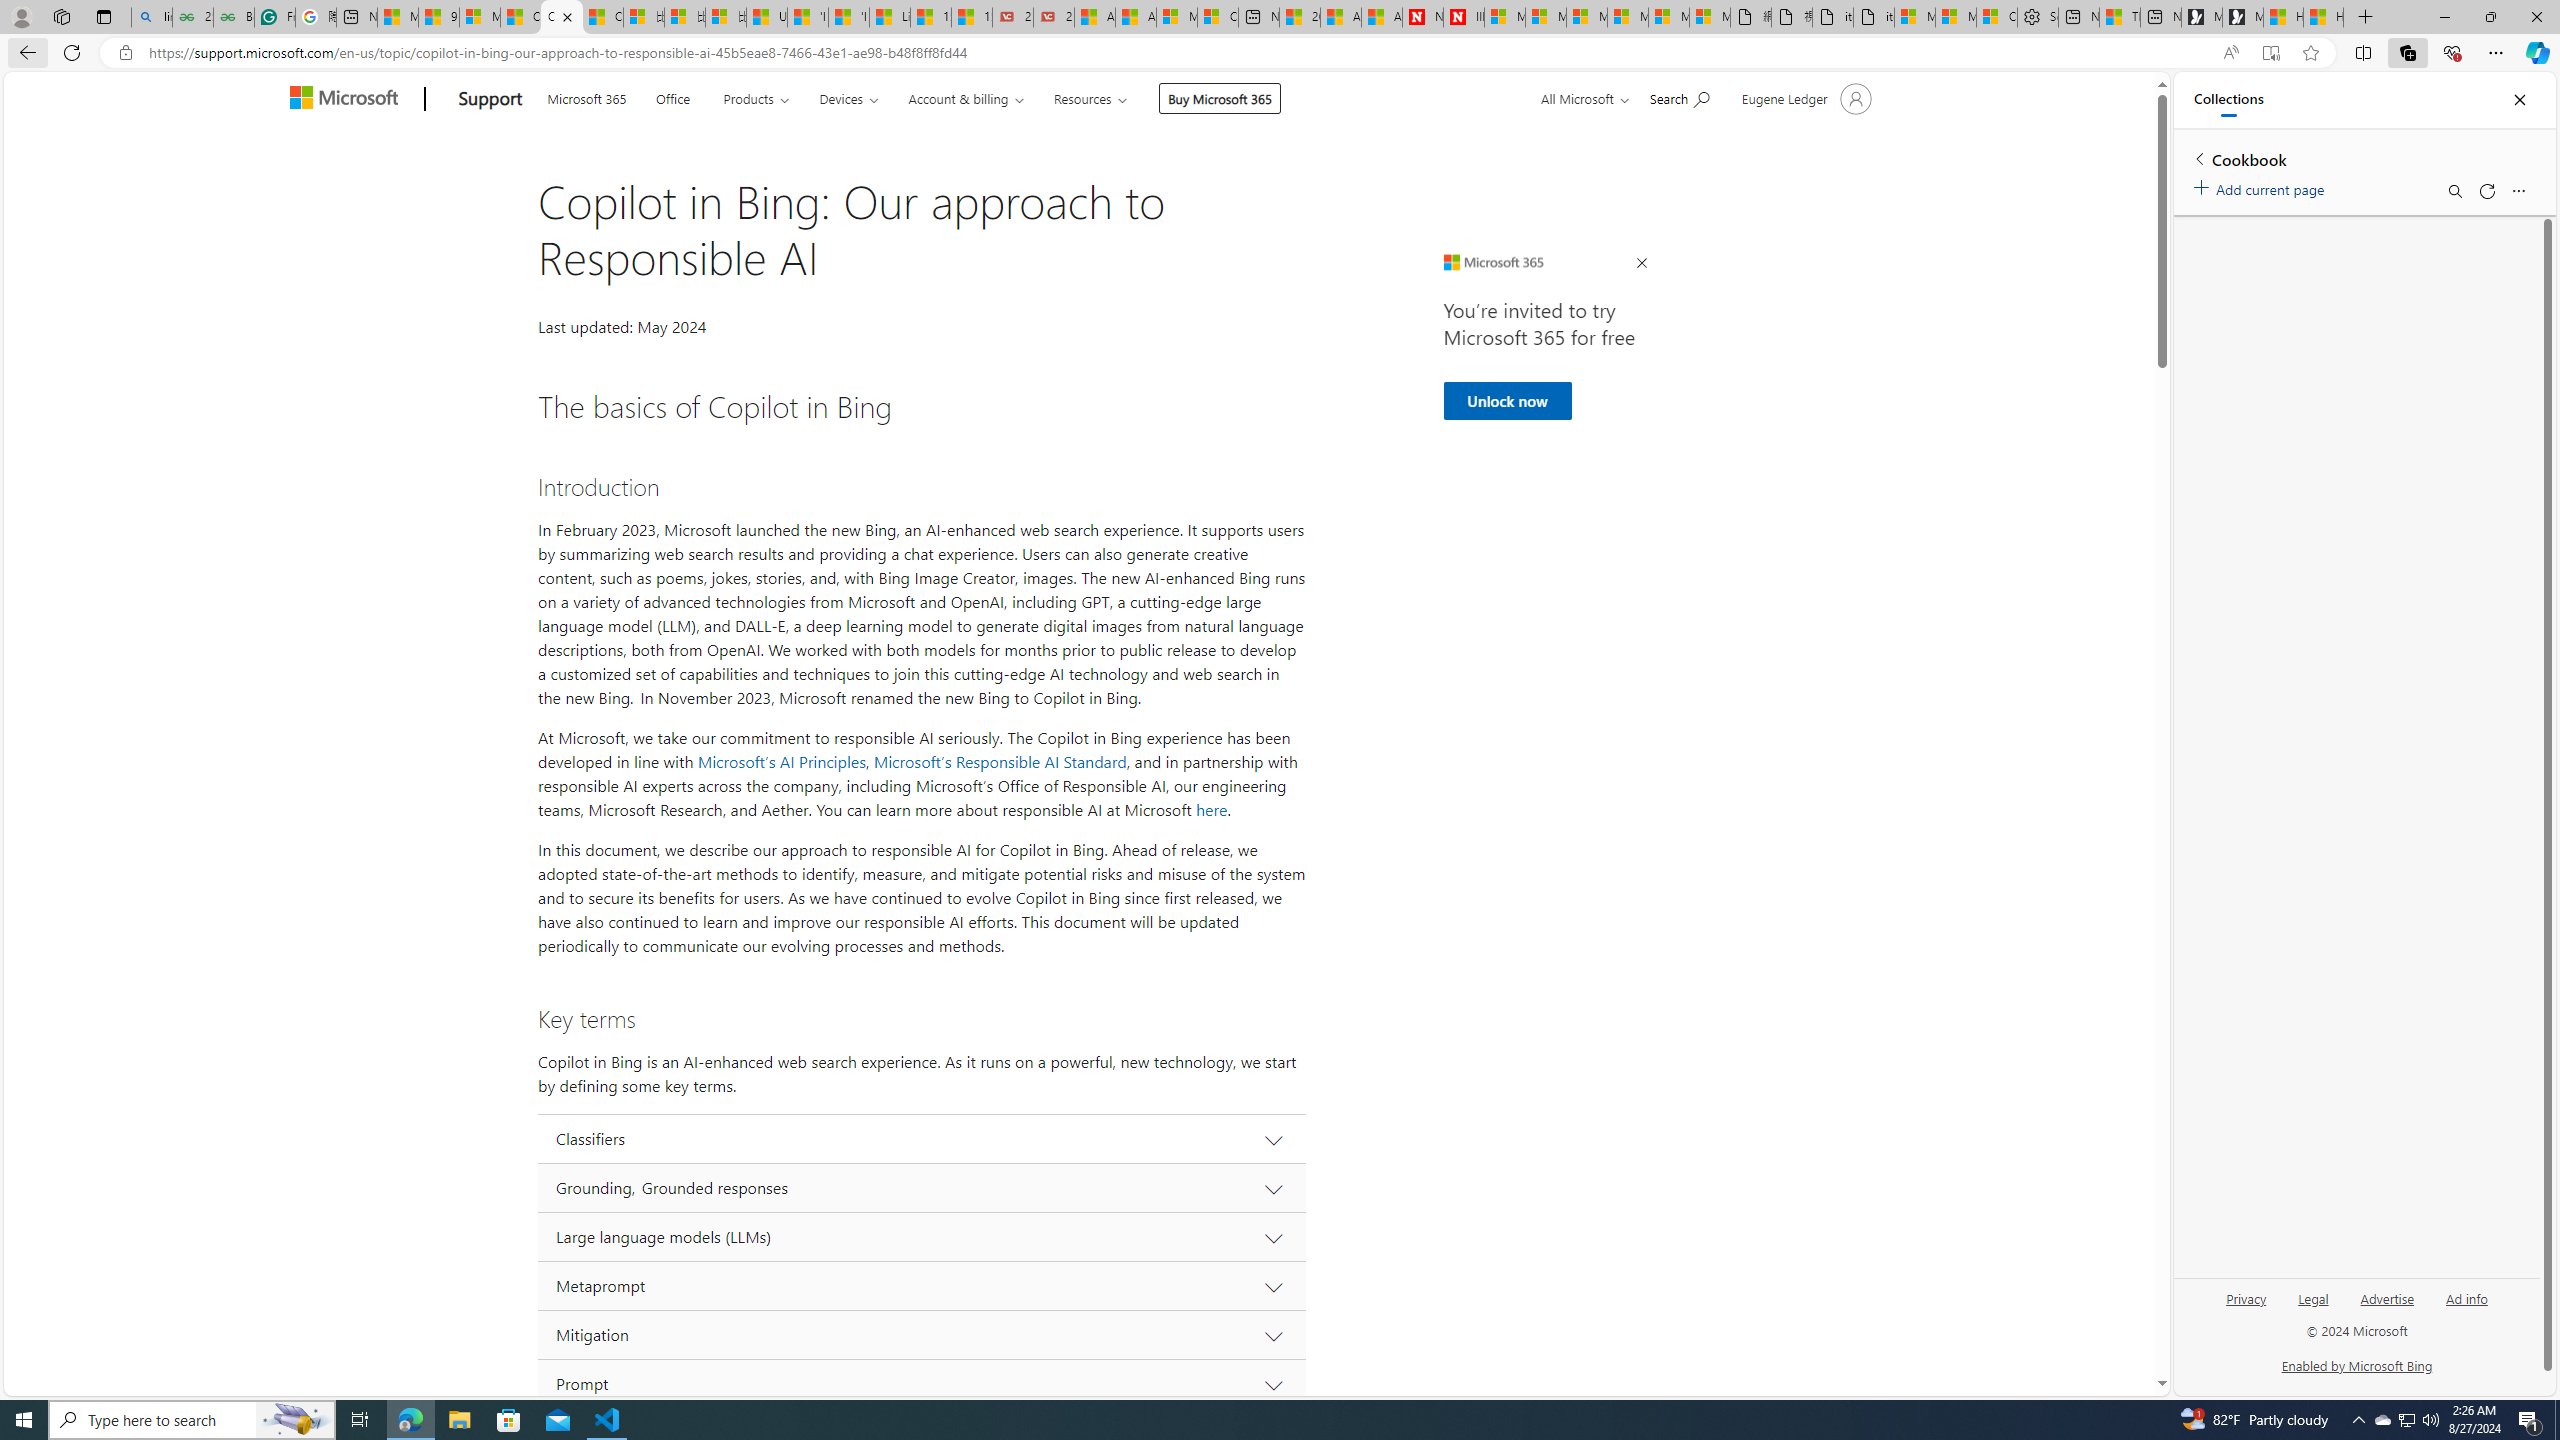  What do you see at coordinates (1872, 16) in the screenshot?
I see `'itconcepthk.com/projector_solutions.mp4'` at bounding box center [1872, 16].